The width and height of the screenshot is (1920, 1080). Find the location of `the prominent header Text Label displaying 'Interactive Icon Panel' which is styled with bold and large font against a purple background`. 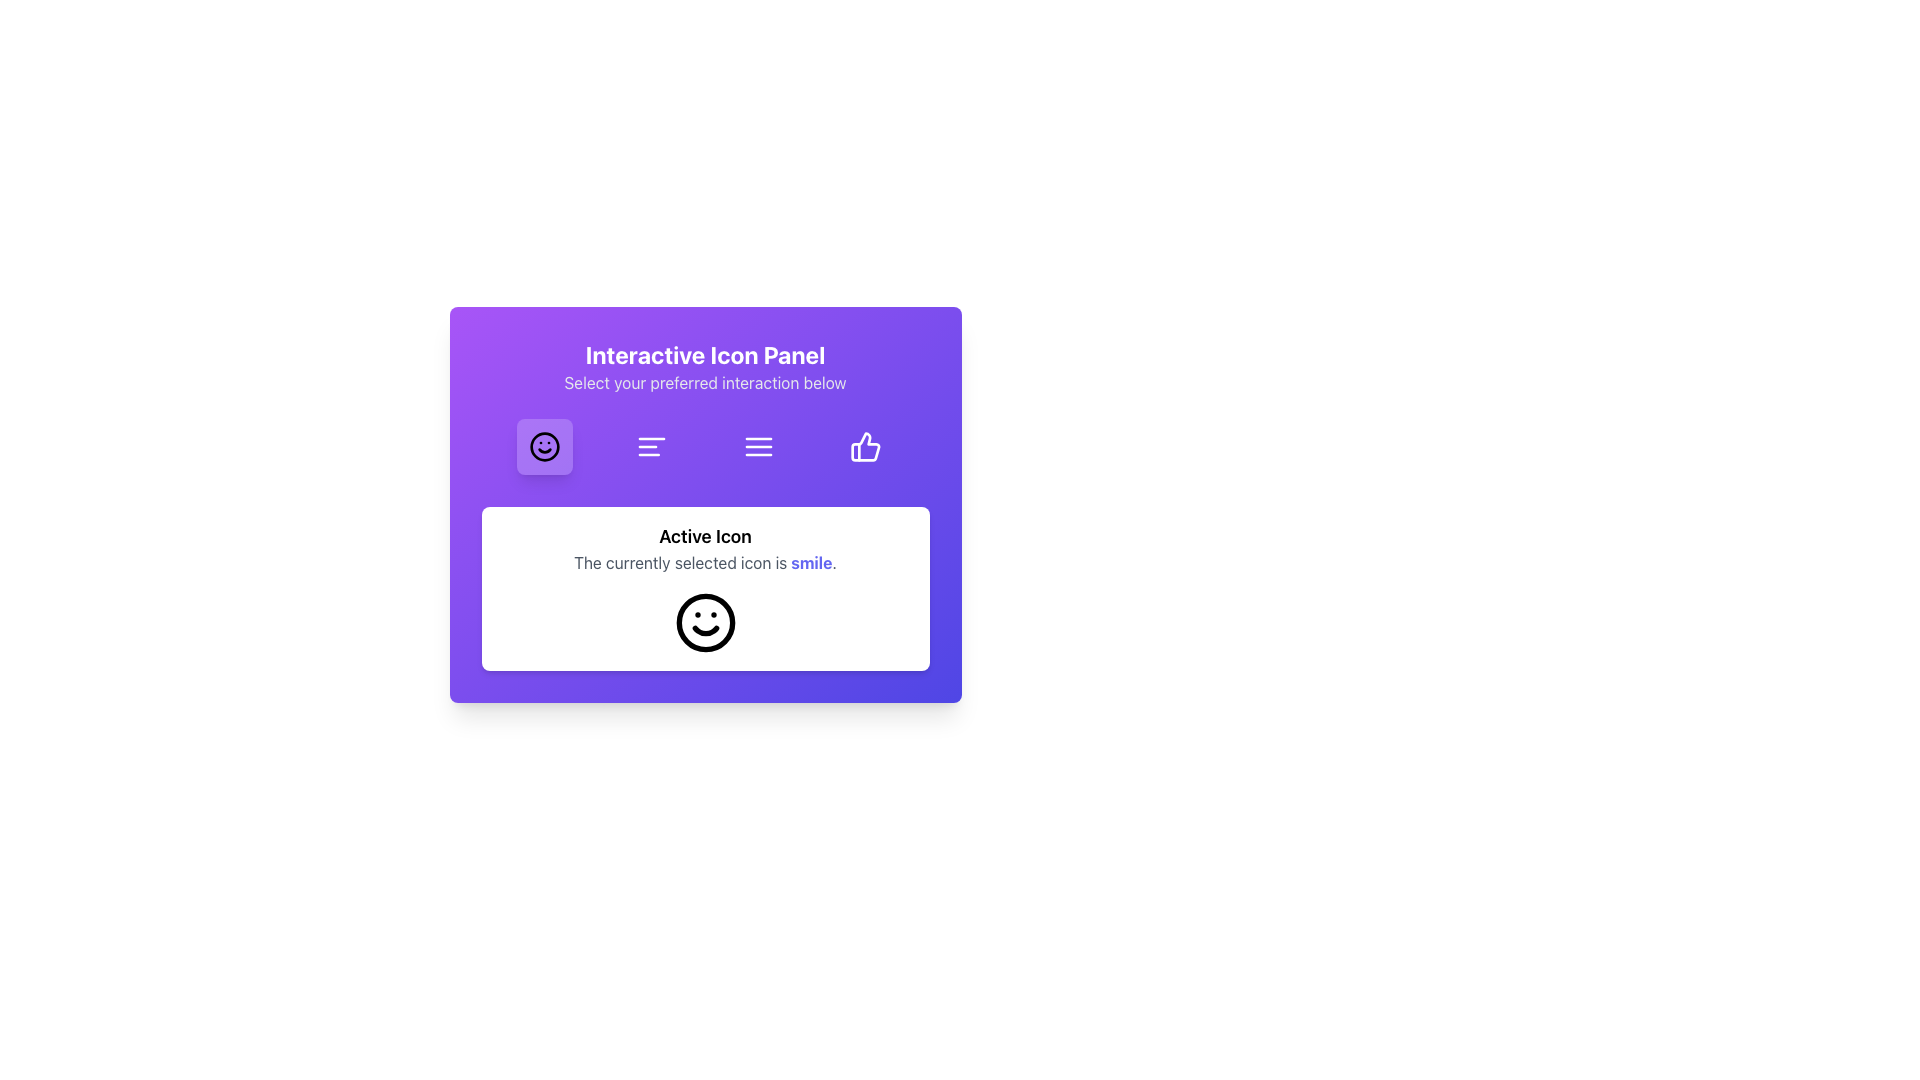

the prominent header Text Label displaying 'Interactive Icon Panel' which is styled with bold and large font against a purple background is located at coordinates (705, 353).